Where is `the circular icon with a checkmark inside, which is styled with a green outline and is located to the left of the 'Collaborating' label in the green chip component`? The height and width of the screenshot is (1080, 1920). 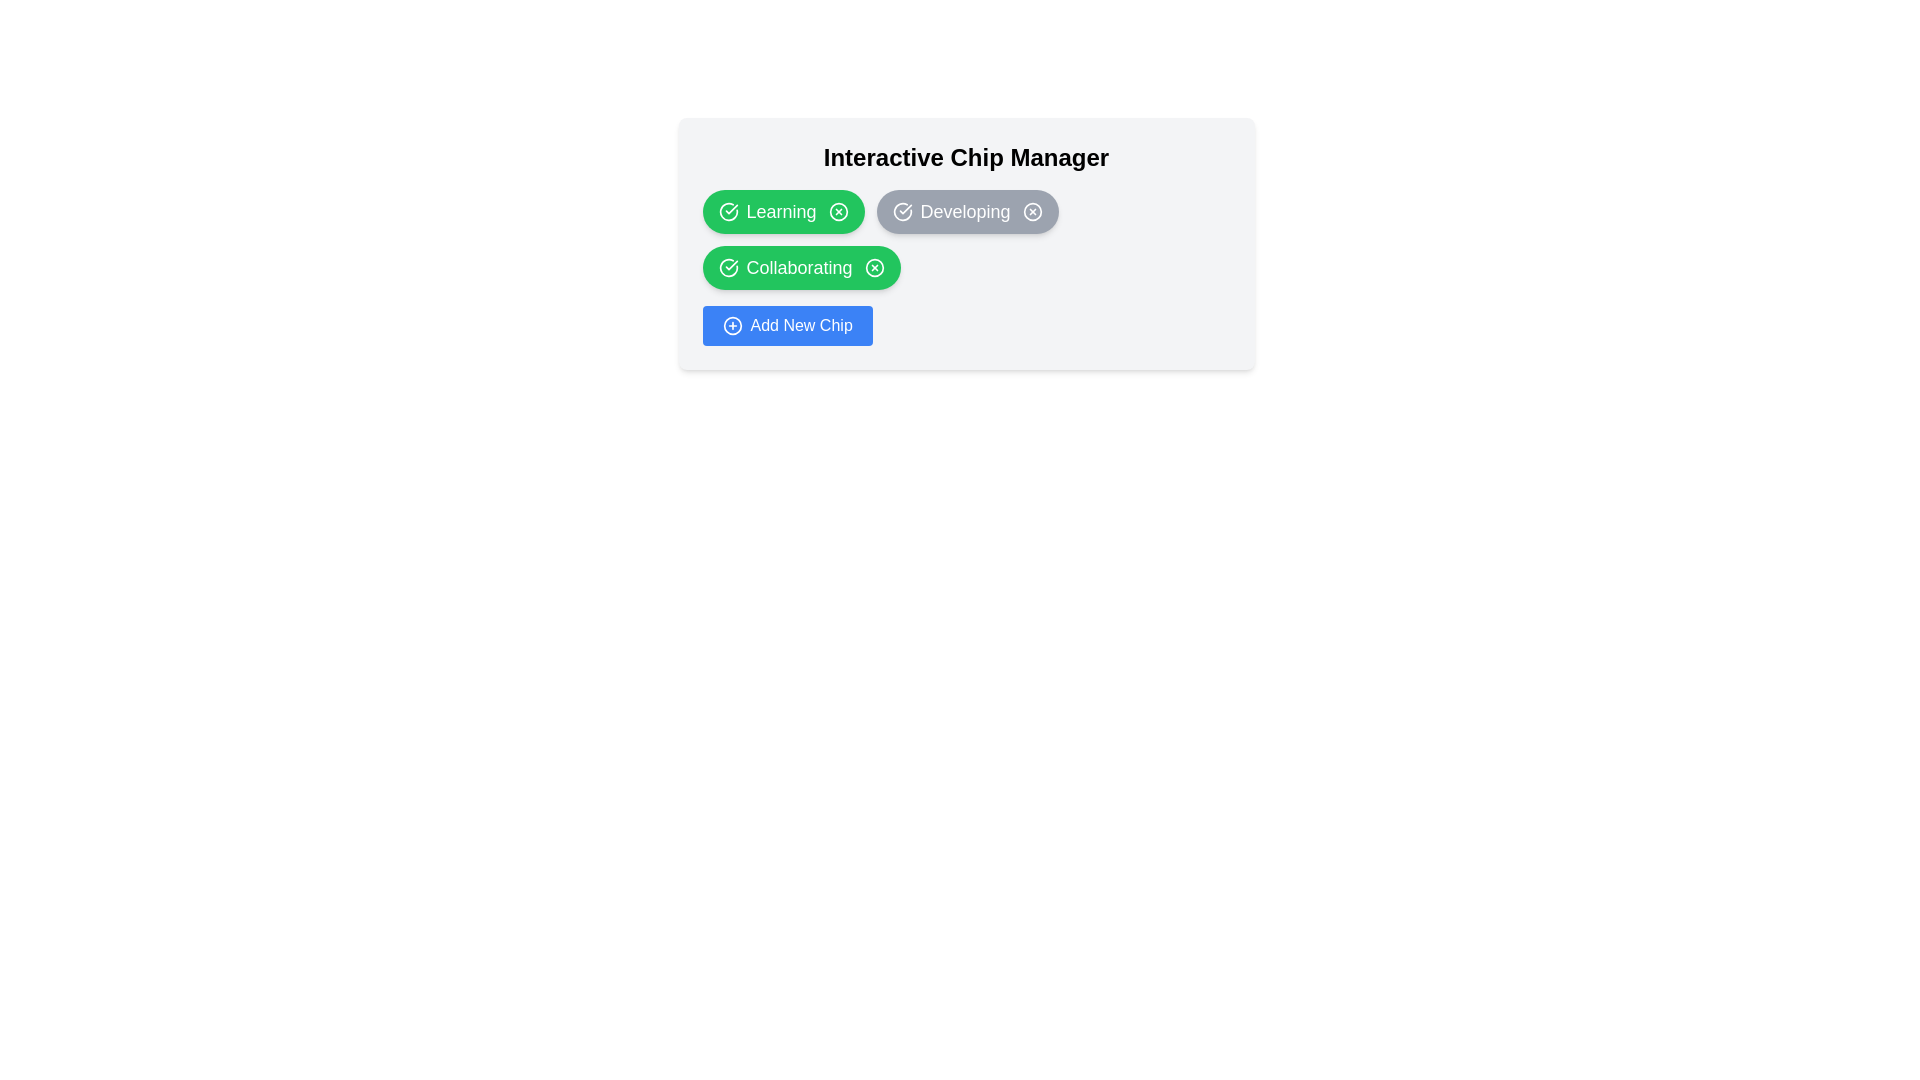 the circular icon with a checkmark inside, which is styled with a green outline and is located to the left of the 'Collaborating' label in the green chip component is located at coordinates (727, 266).